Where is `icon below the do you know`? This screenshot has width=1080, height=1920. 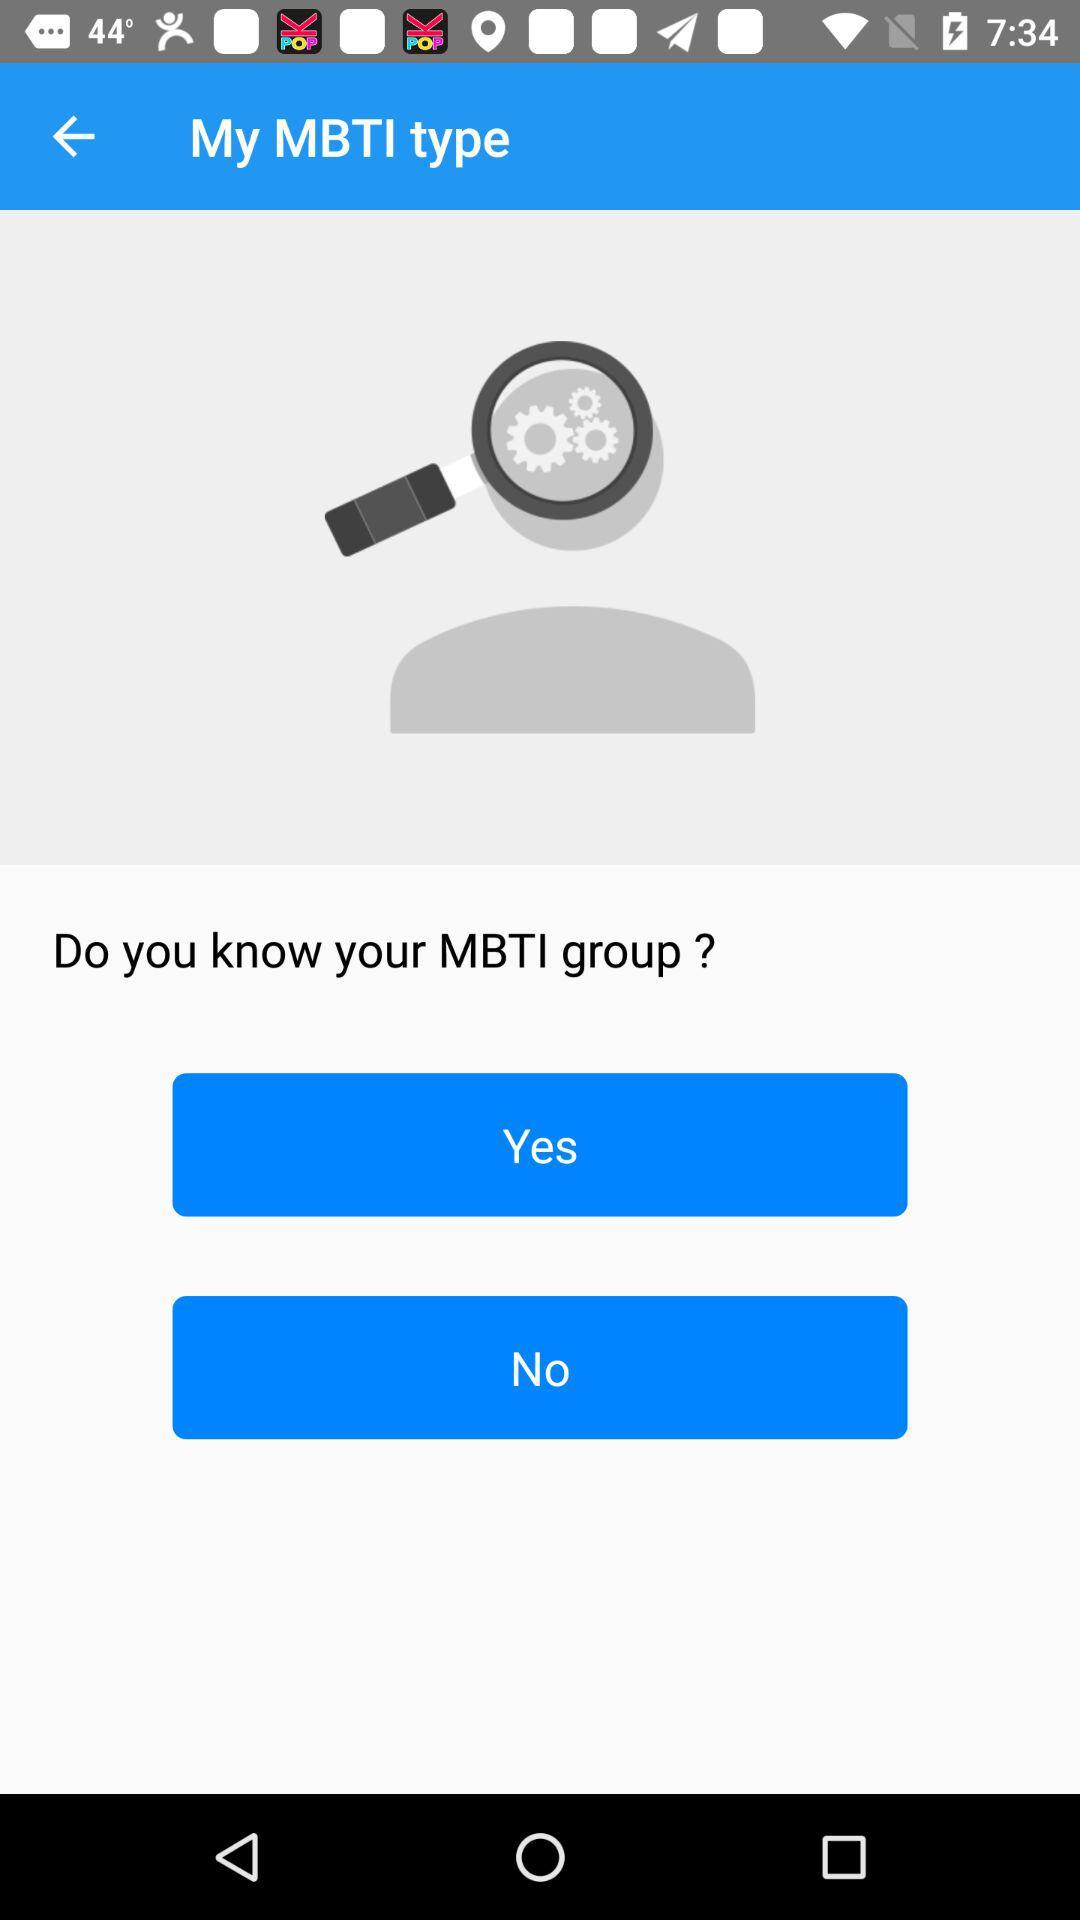 icon below the do you know is located at coordinates (540, 1144).